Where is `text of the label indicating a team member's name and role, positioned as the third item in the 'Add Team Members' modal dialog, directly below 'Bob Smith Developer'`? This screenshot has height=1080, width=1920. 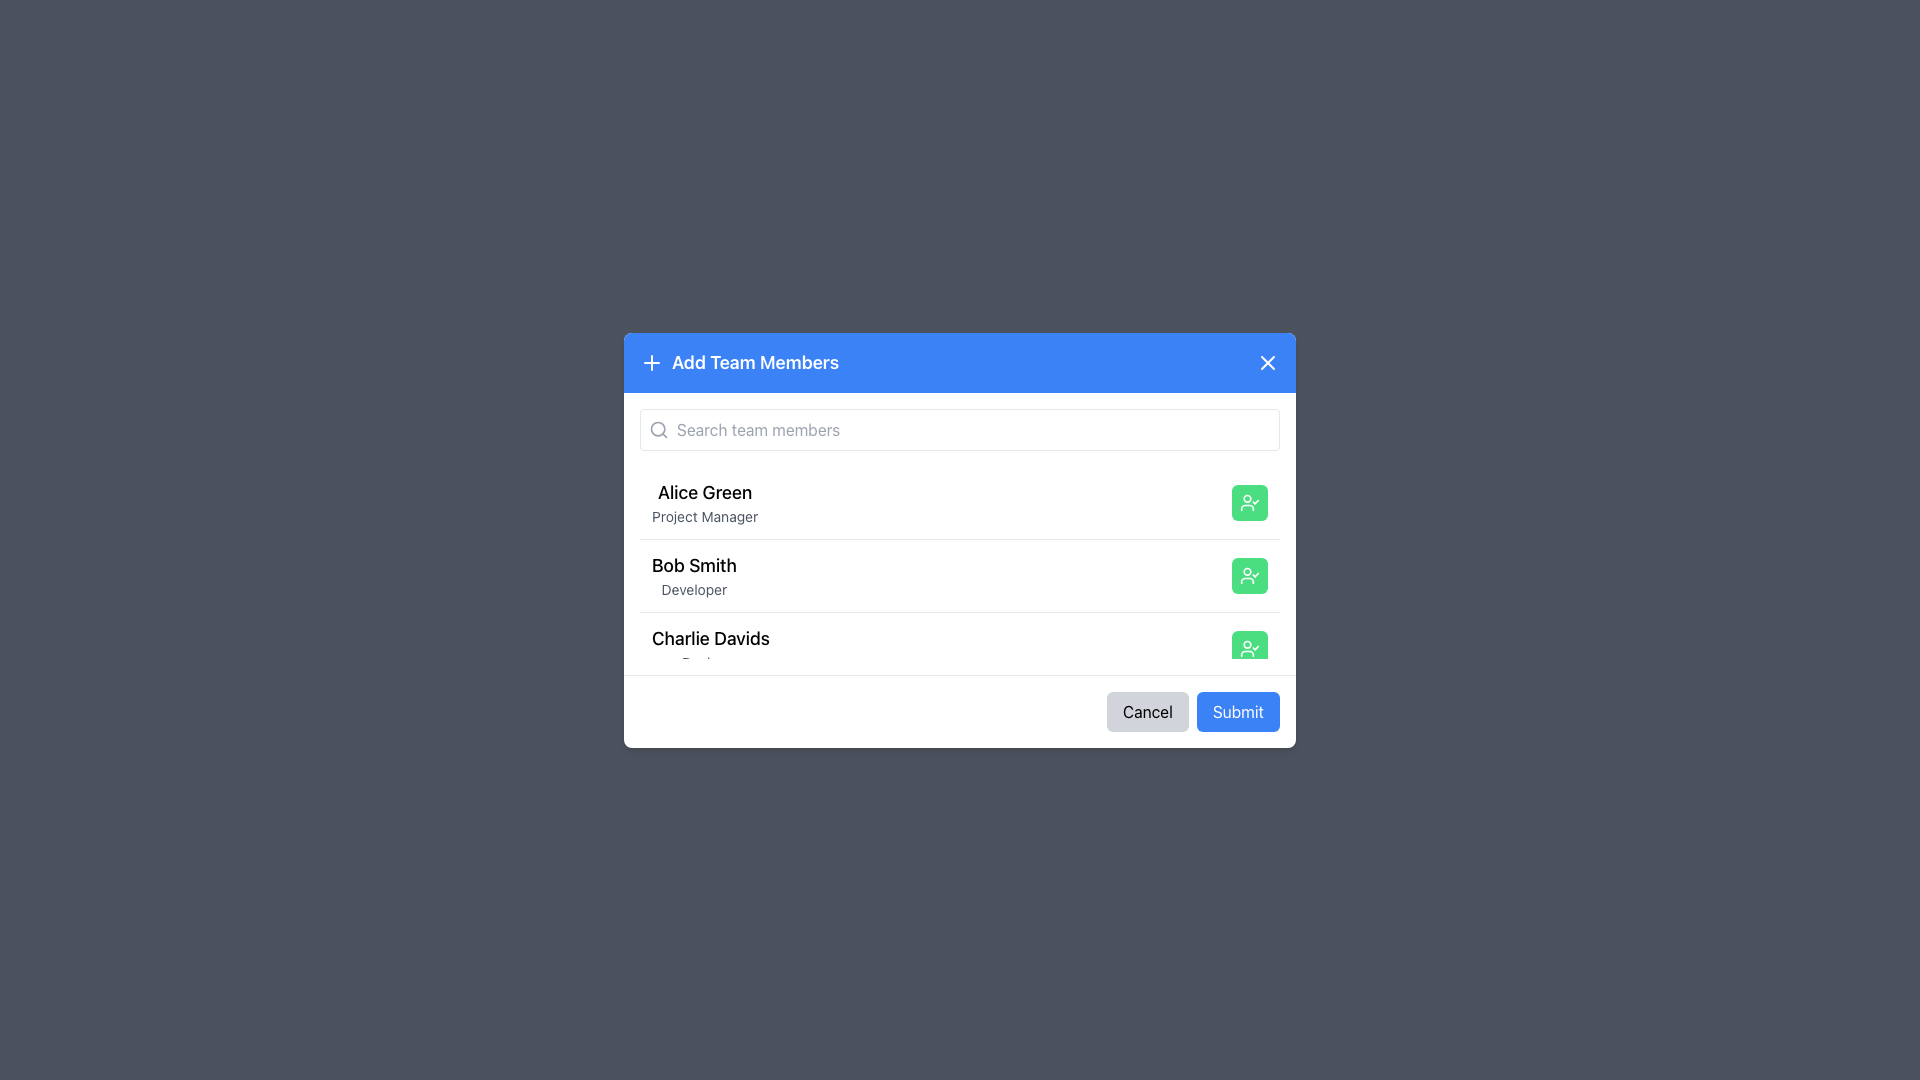 text of the label indicating a team member's name and role, positioned as the third item in the 'Add Team Members' modal dialog, directly below 'Bob Smith Developer' is located at coordinates (710, 648).